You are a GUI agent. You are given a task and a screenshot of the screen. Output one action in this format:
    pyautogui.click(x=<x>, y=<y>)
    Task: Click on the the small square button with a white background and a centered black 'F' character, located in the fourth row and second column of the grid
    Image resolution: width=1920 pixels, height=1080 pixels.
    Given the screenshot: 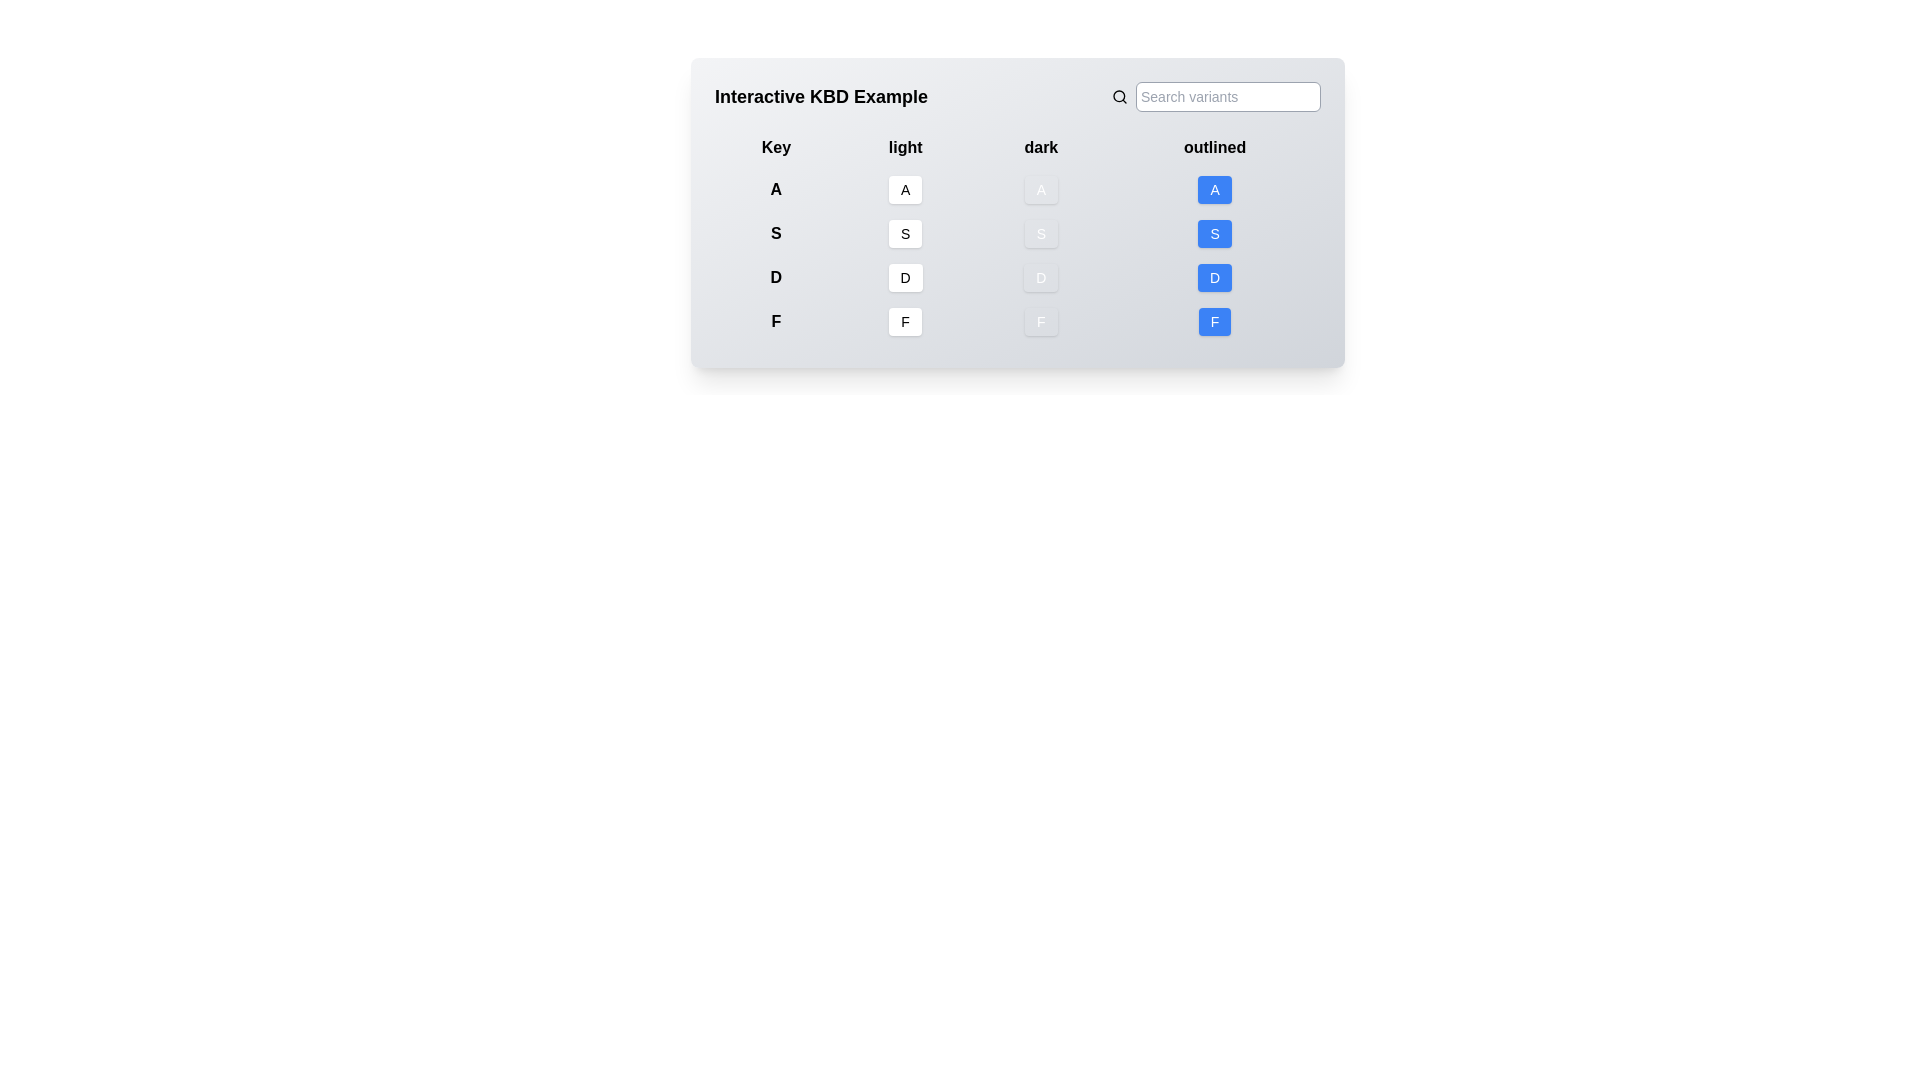 What is the action you would take?
    pyautogui.click(x=904, y=320)
    